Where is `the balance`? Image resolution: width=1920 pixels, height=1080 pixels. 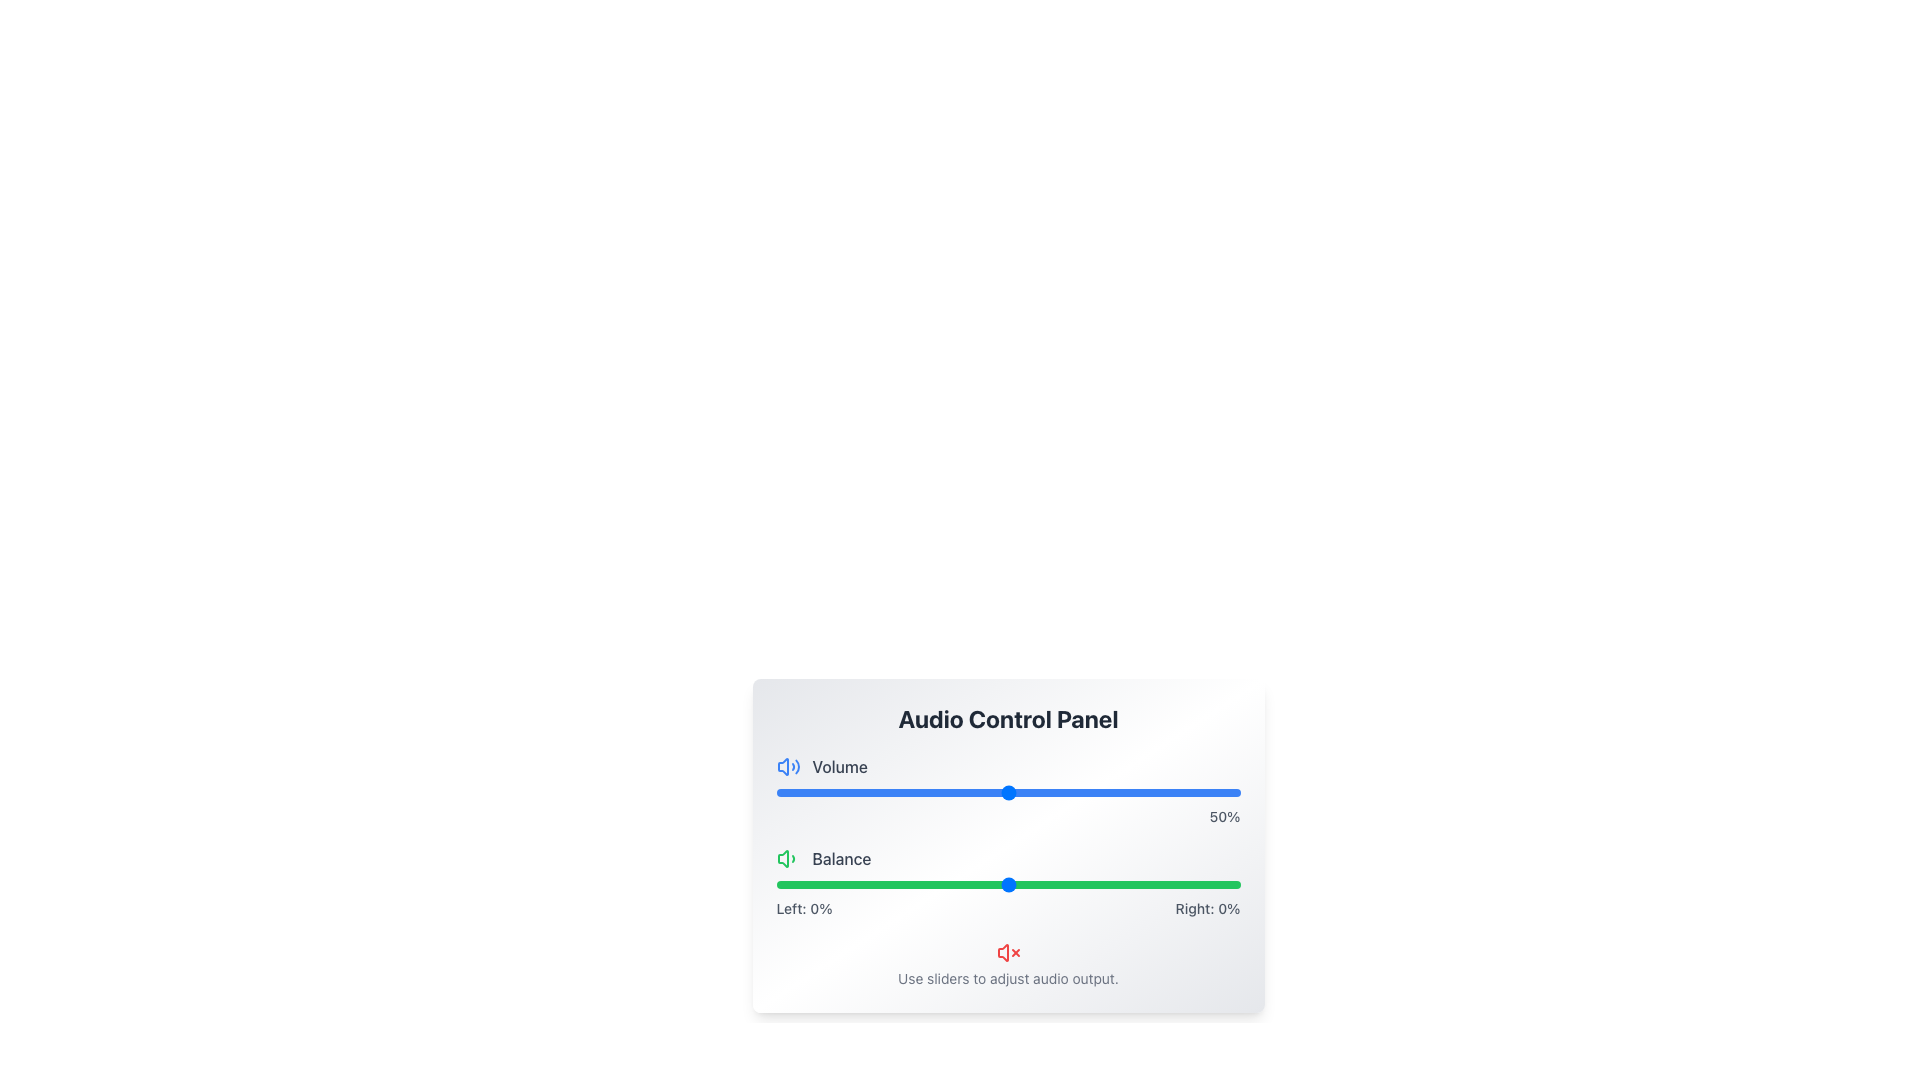 the balance is located at coordinates (999, 883).